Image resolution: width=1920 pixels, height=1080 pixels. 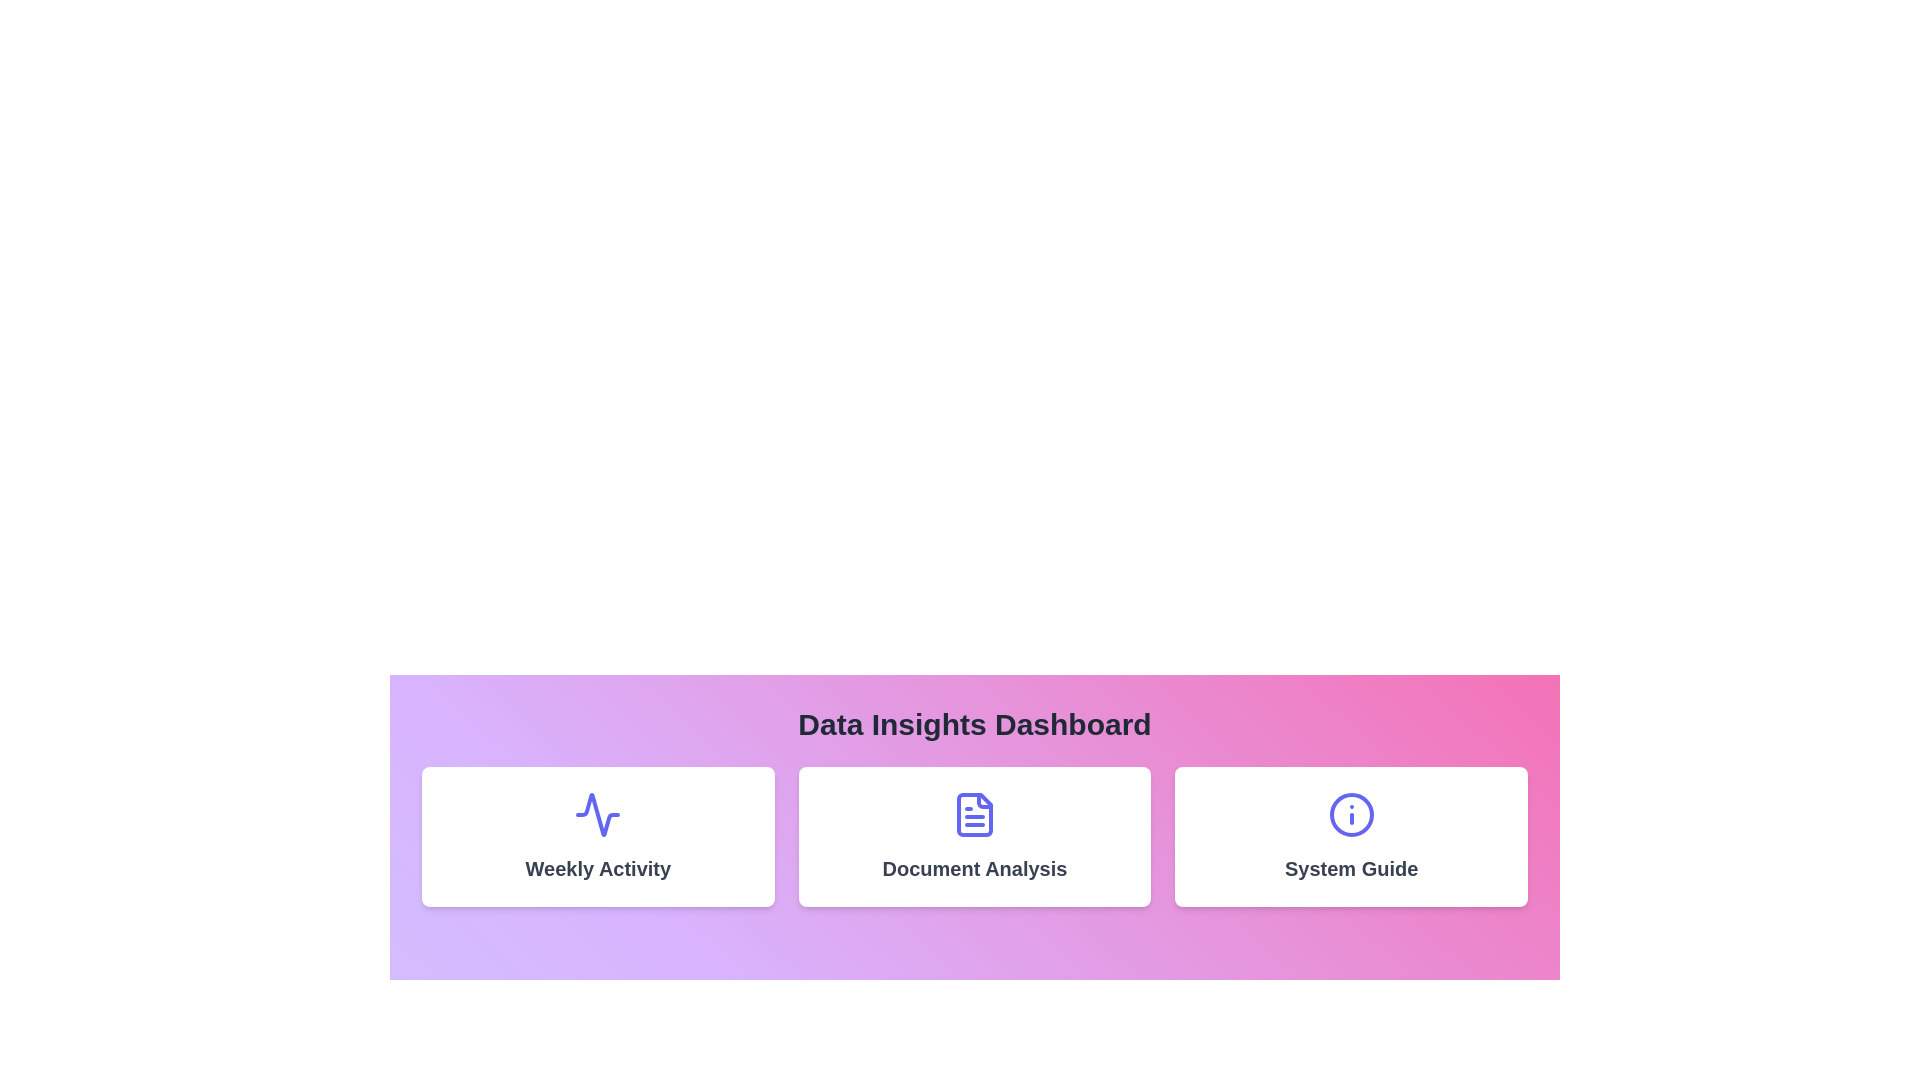 What do you see at coordinates (1351, 814) in the screenshot?
I see `the circular icon with a blue outline and a white background featuring a lowercase 'i' in blue, located within the 'System Guide' card at the bottom right of the layout` at bounding box center [1351, 814].